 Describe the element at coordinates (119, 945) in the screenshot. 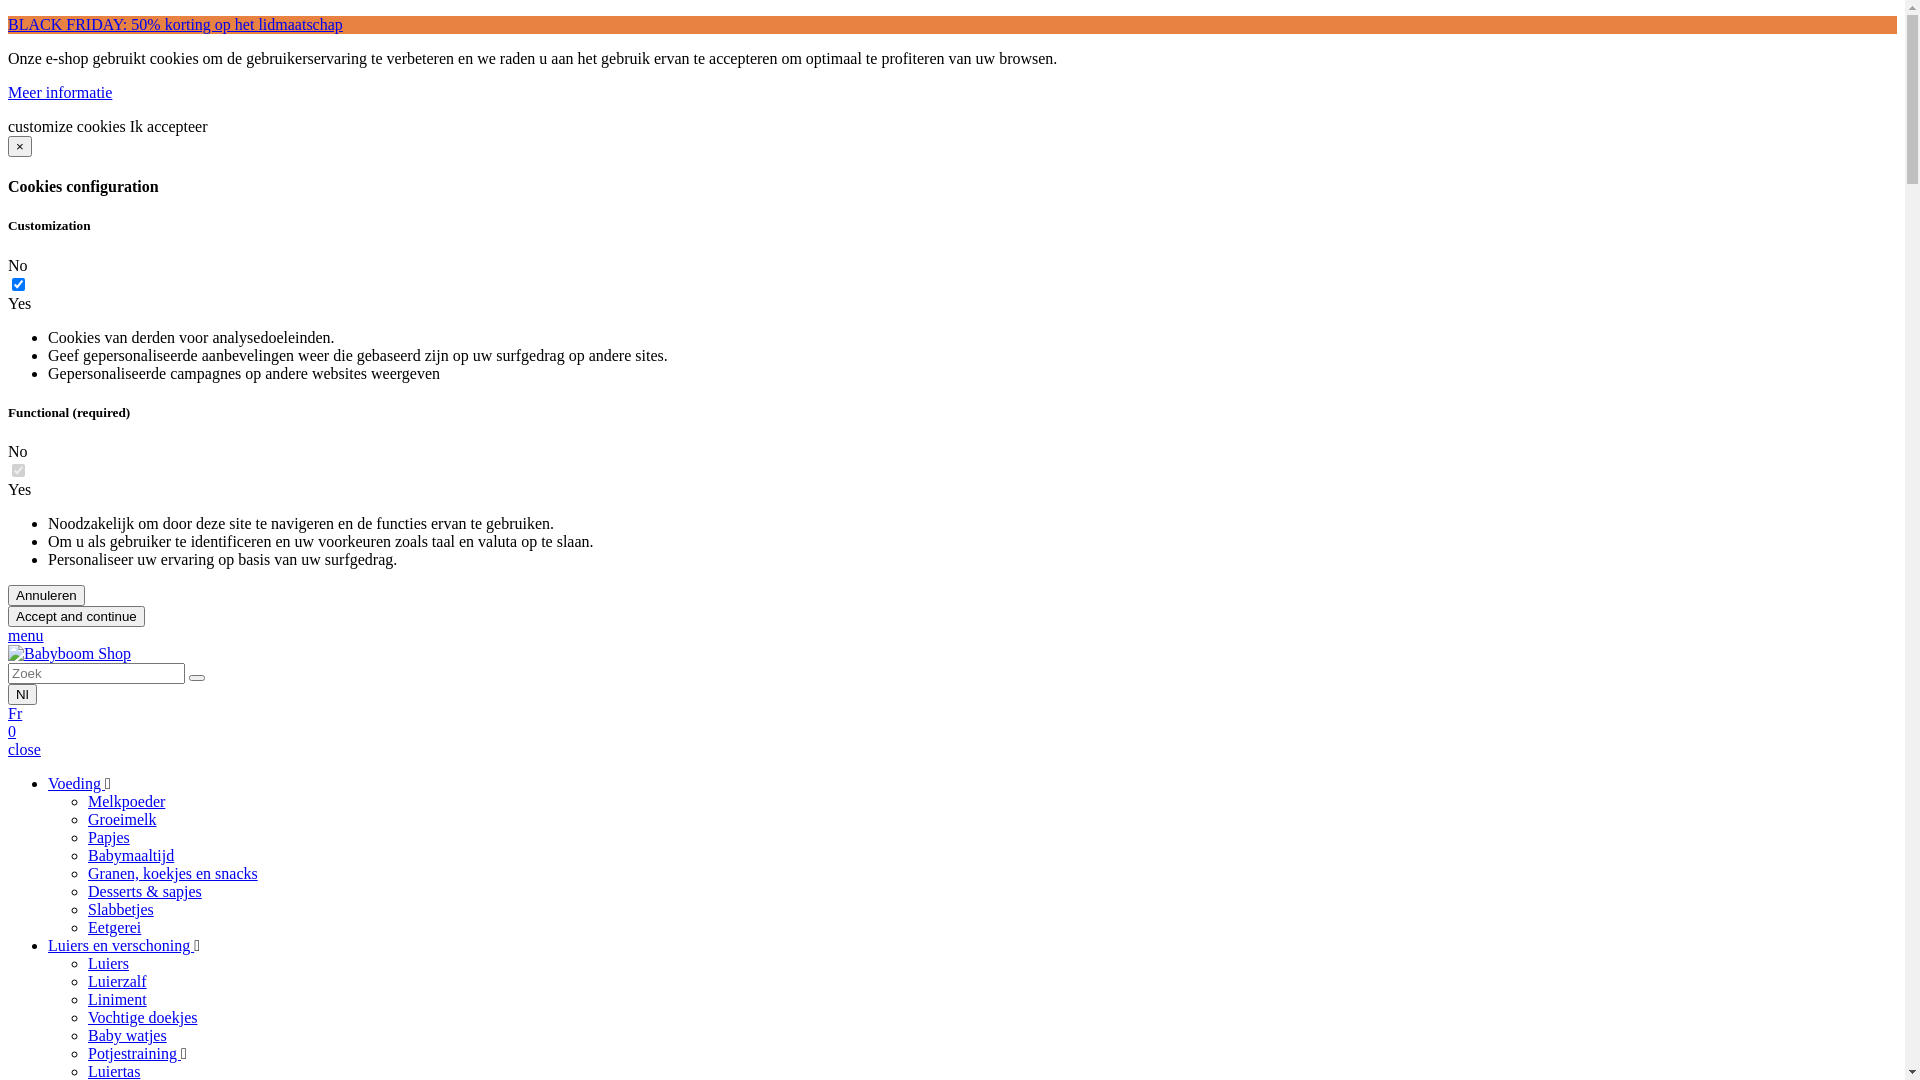

I see `'Luiers en verschoning'` at that location.